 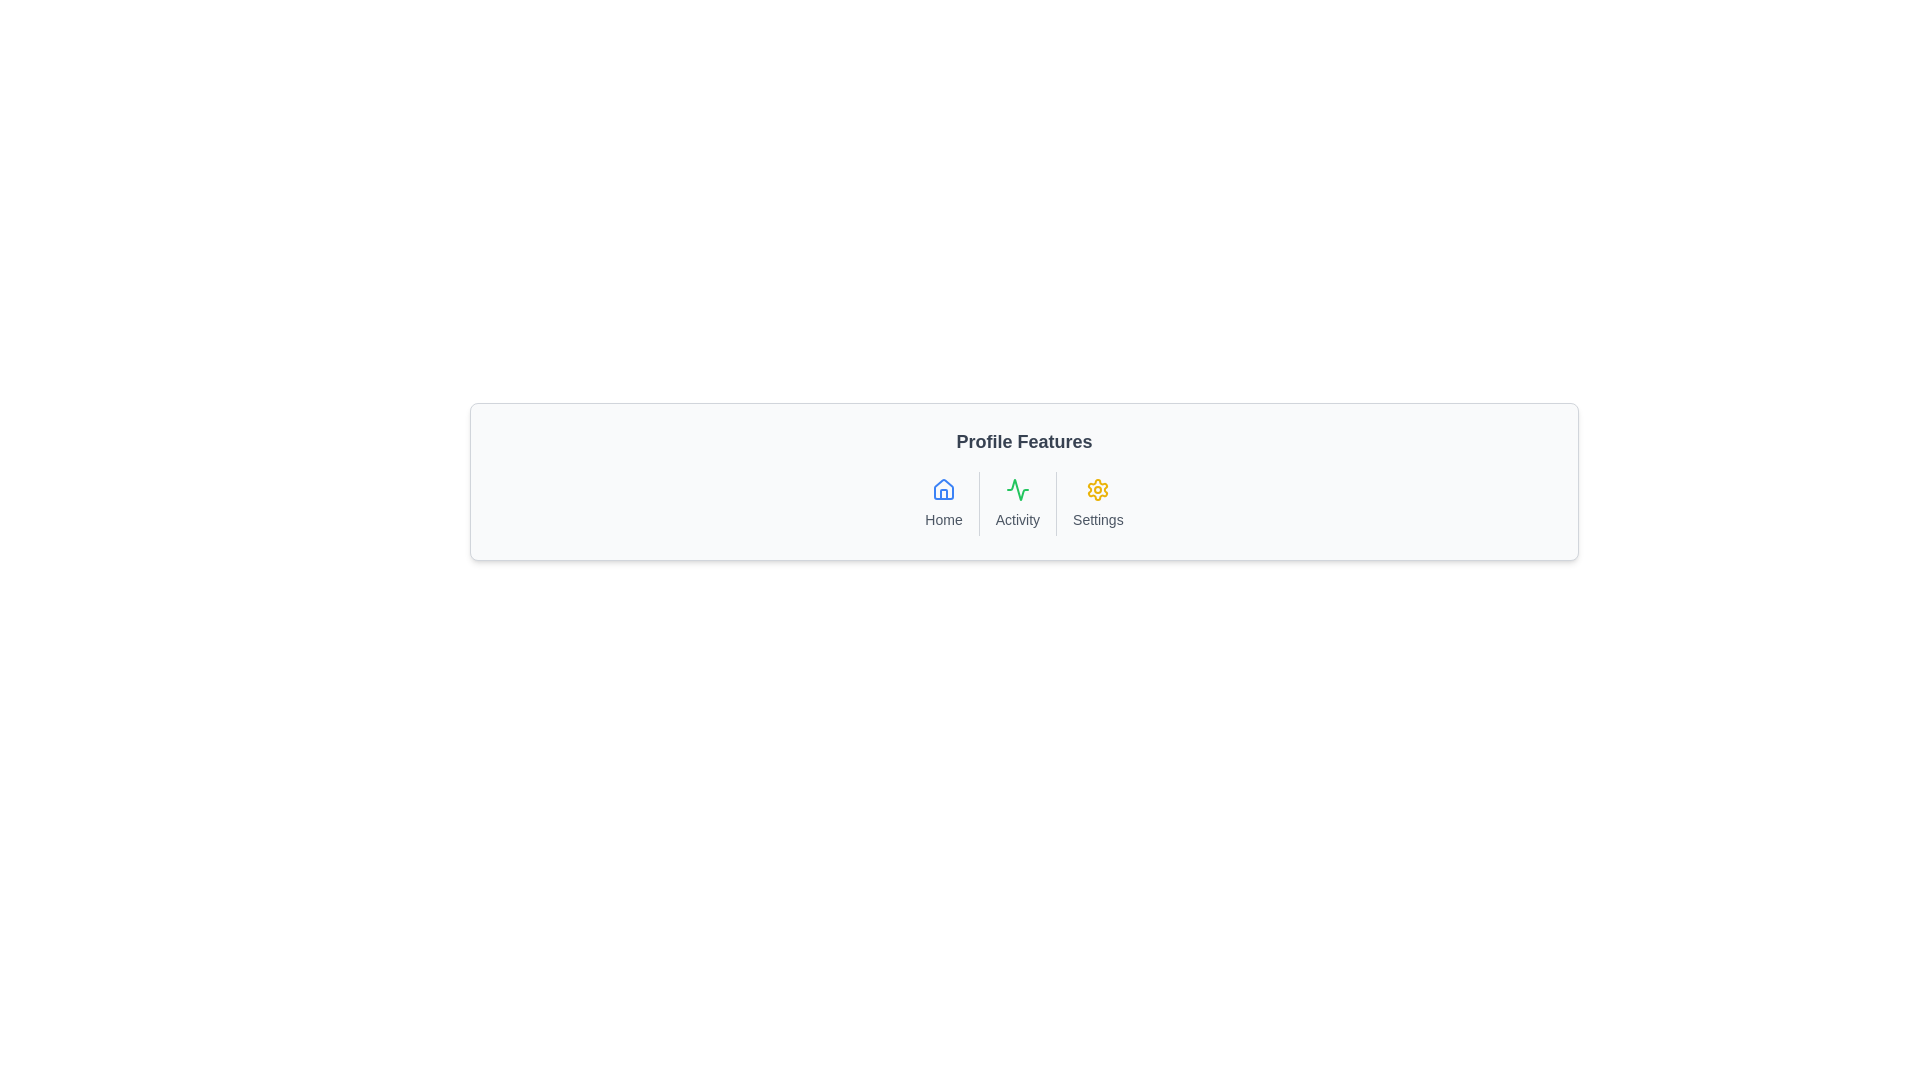 What do you see at coordinates (943, 489) in the screenshot?
I see `the 'Home' icon, which is the first element in the 'Profile Features' row, leading to the dashboard or main menu` at bounding box center [943, 489].